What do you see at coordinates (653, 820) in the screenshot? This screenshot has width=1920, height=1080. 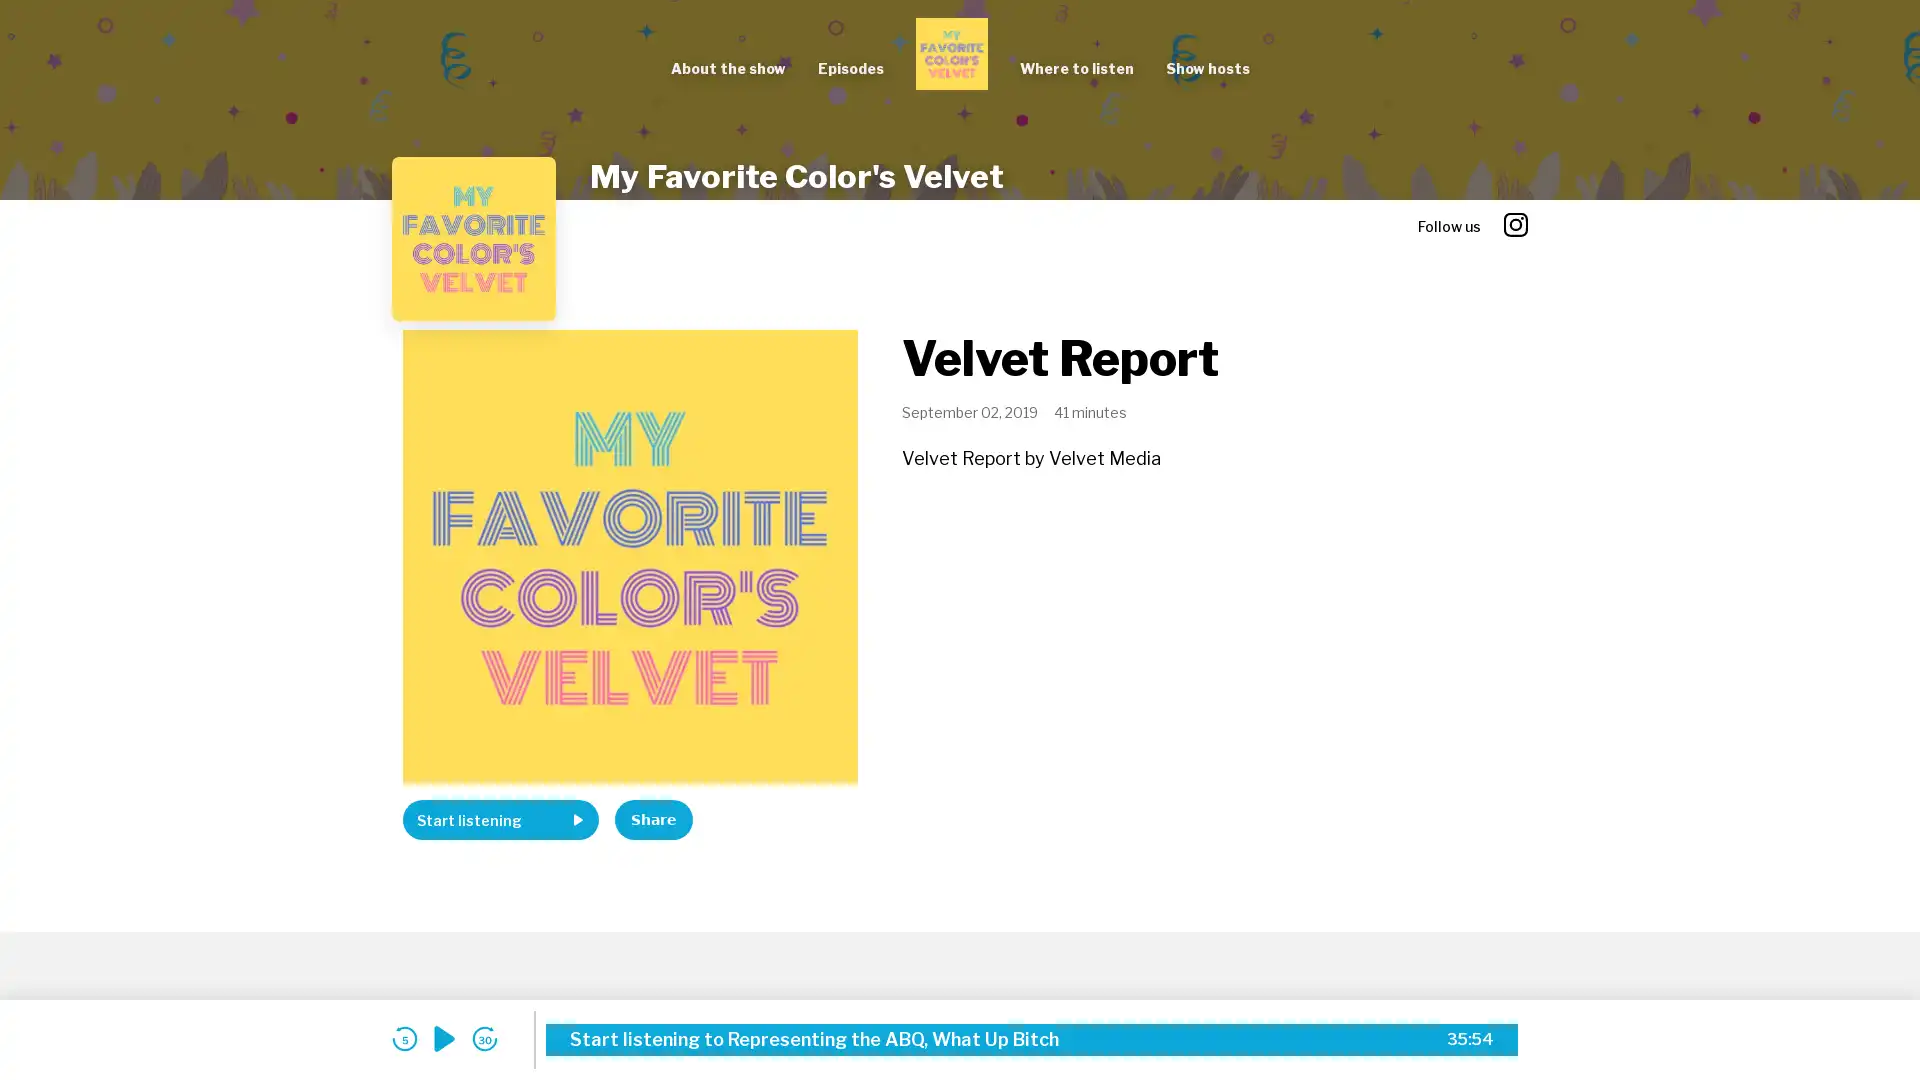 I see `Share` at bounding box center [653, 820].